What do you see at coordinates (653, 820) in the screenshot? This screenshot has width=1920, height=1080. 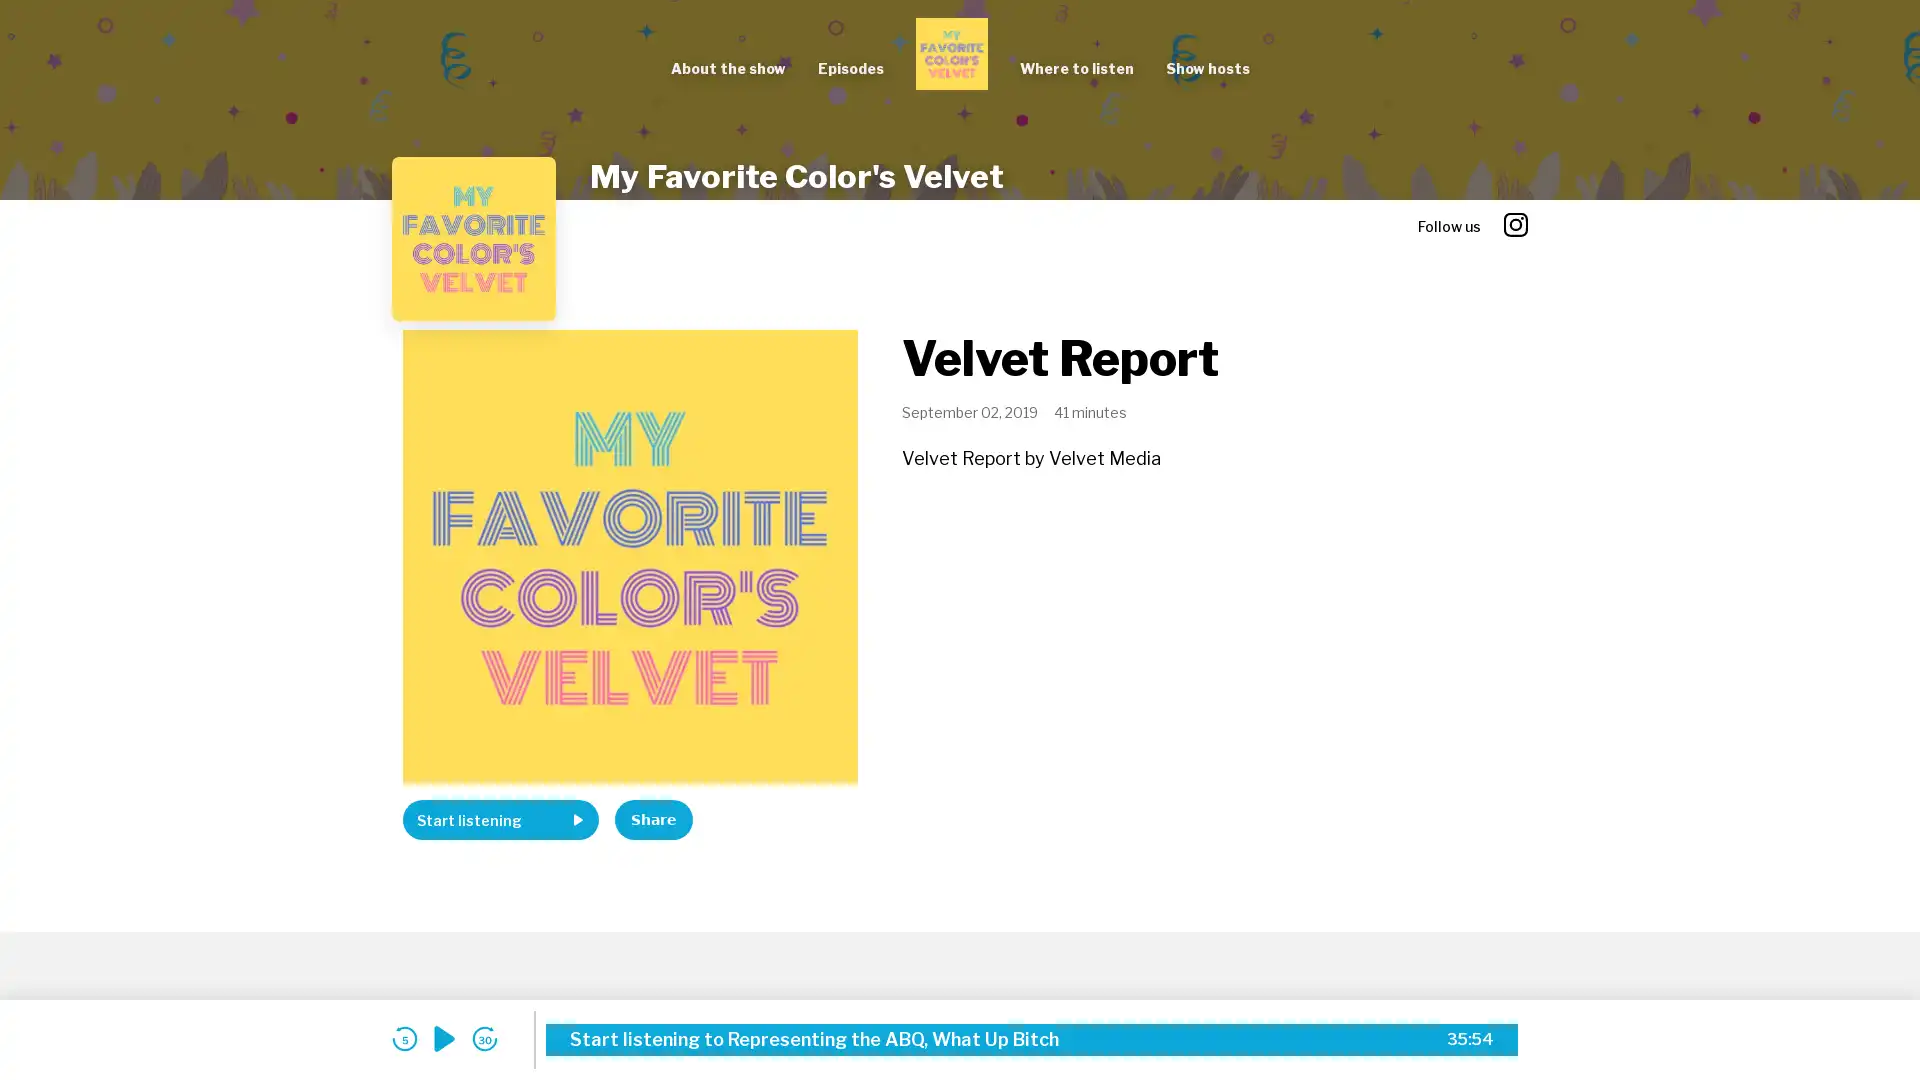 I see `Share` at bounding box center [653, 820].